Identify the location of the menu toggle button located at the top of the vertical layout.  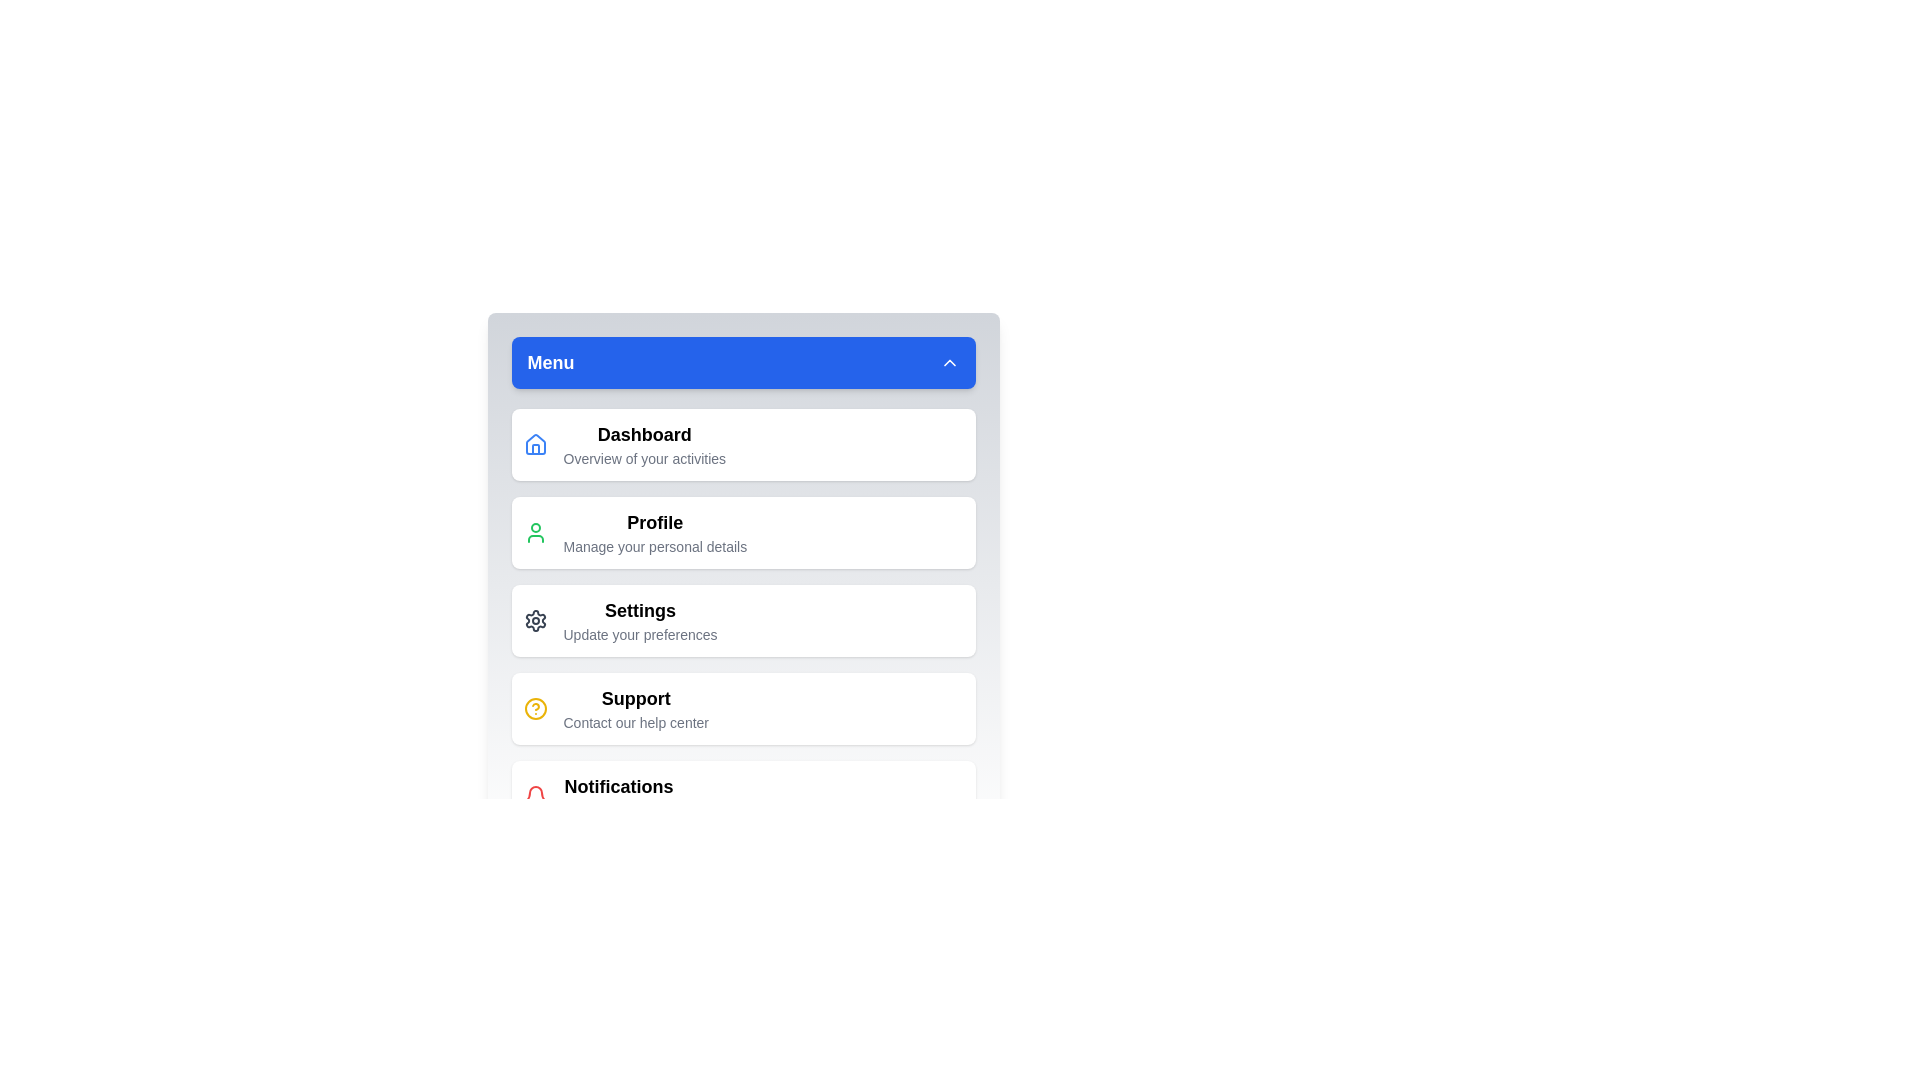
(742, 362).